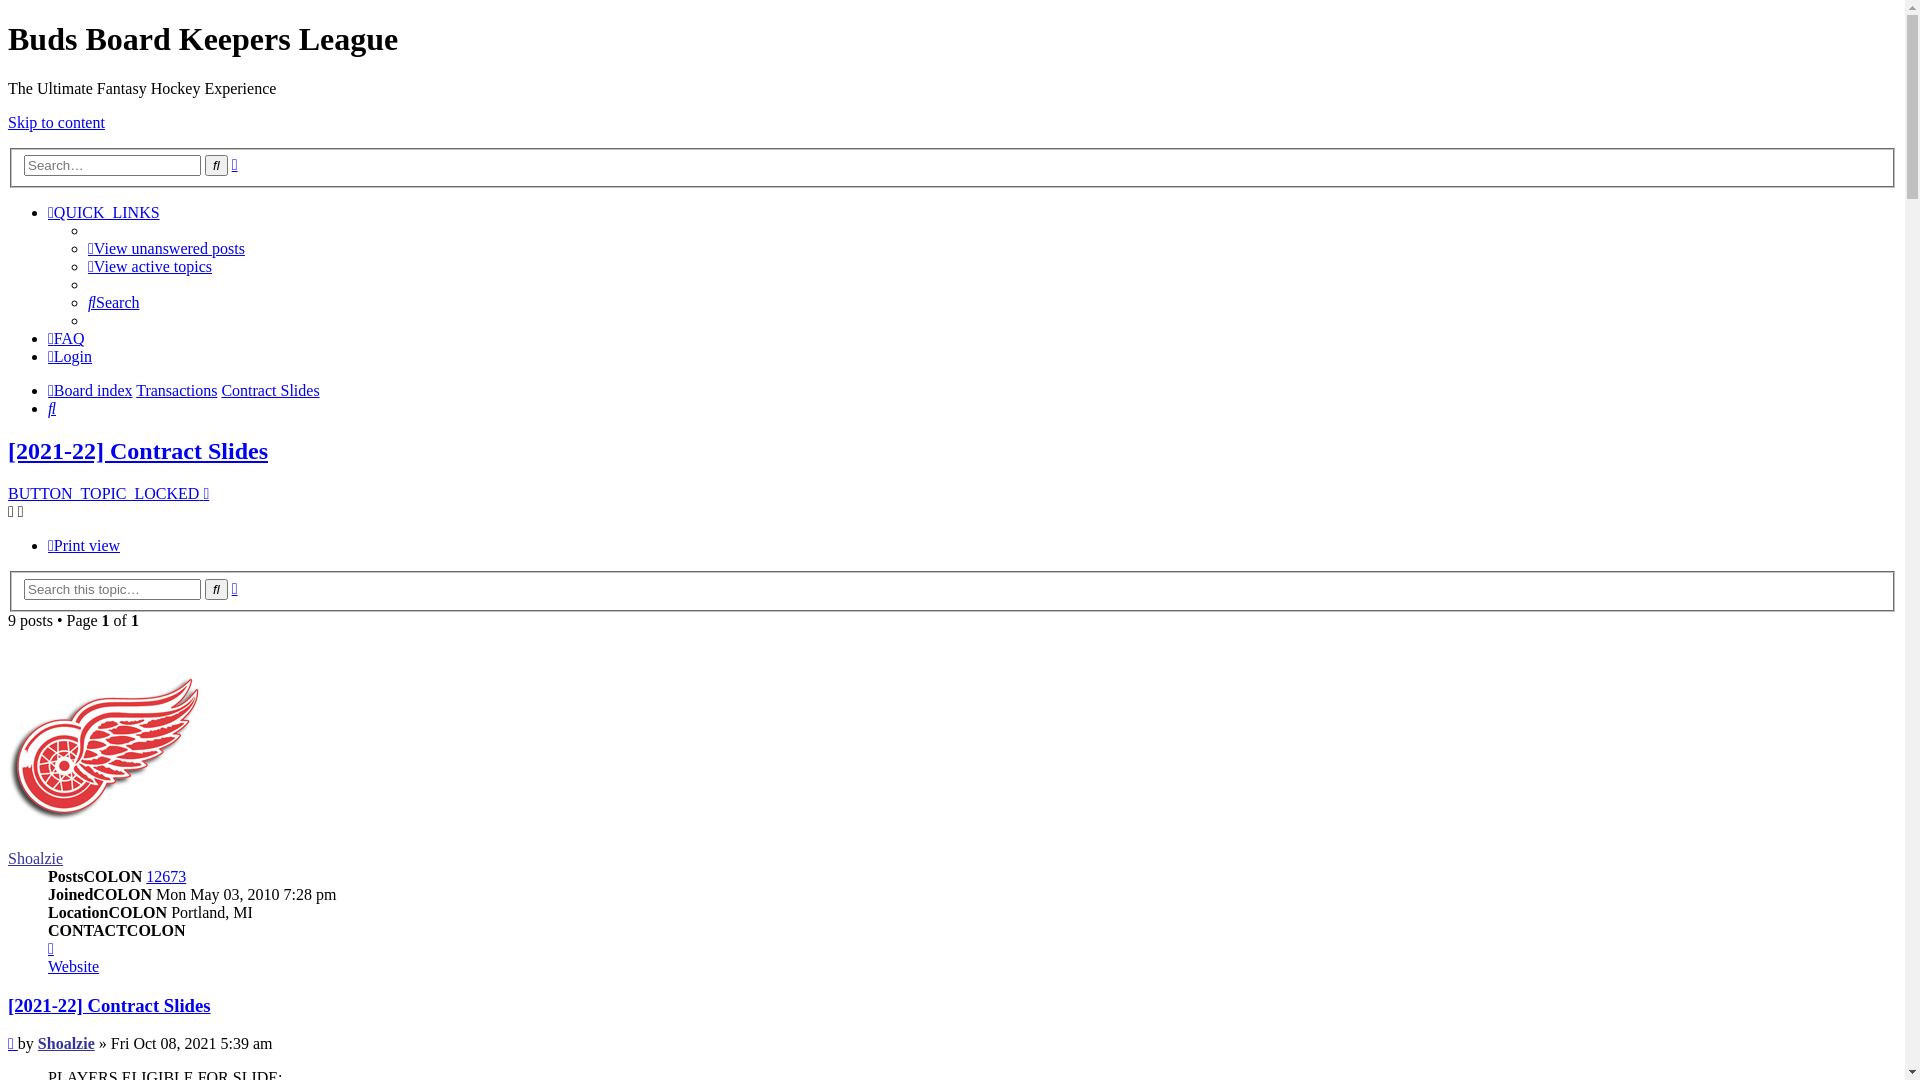 The width and height of the screenshot is (1920, 1080). What do you see at coordinates (235, 163) in the screenshot?
I see `'Advanced search'` at bounding box center [235, 163].